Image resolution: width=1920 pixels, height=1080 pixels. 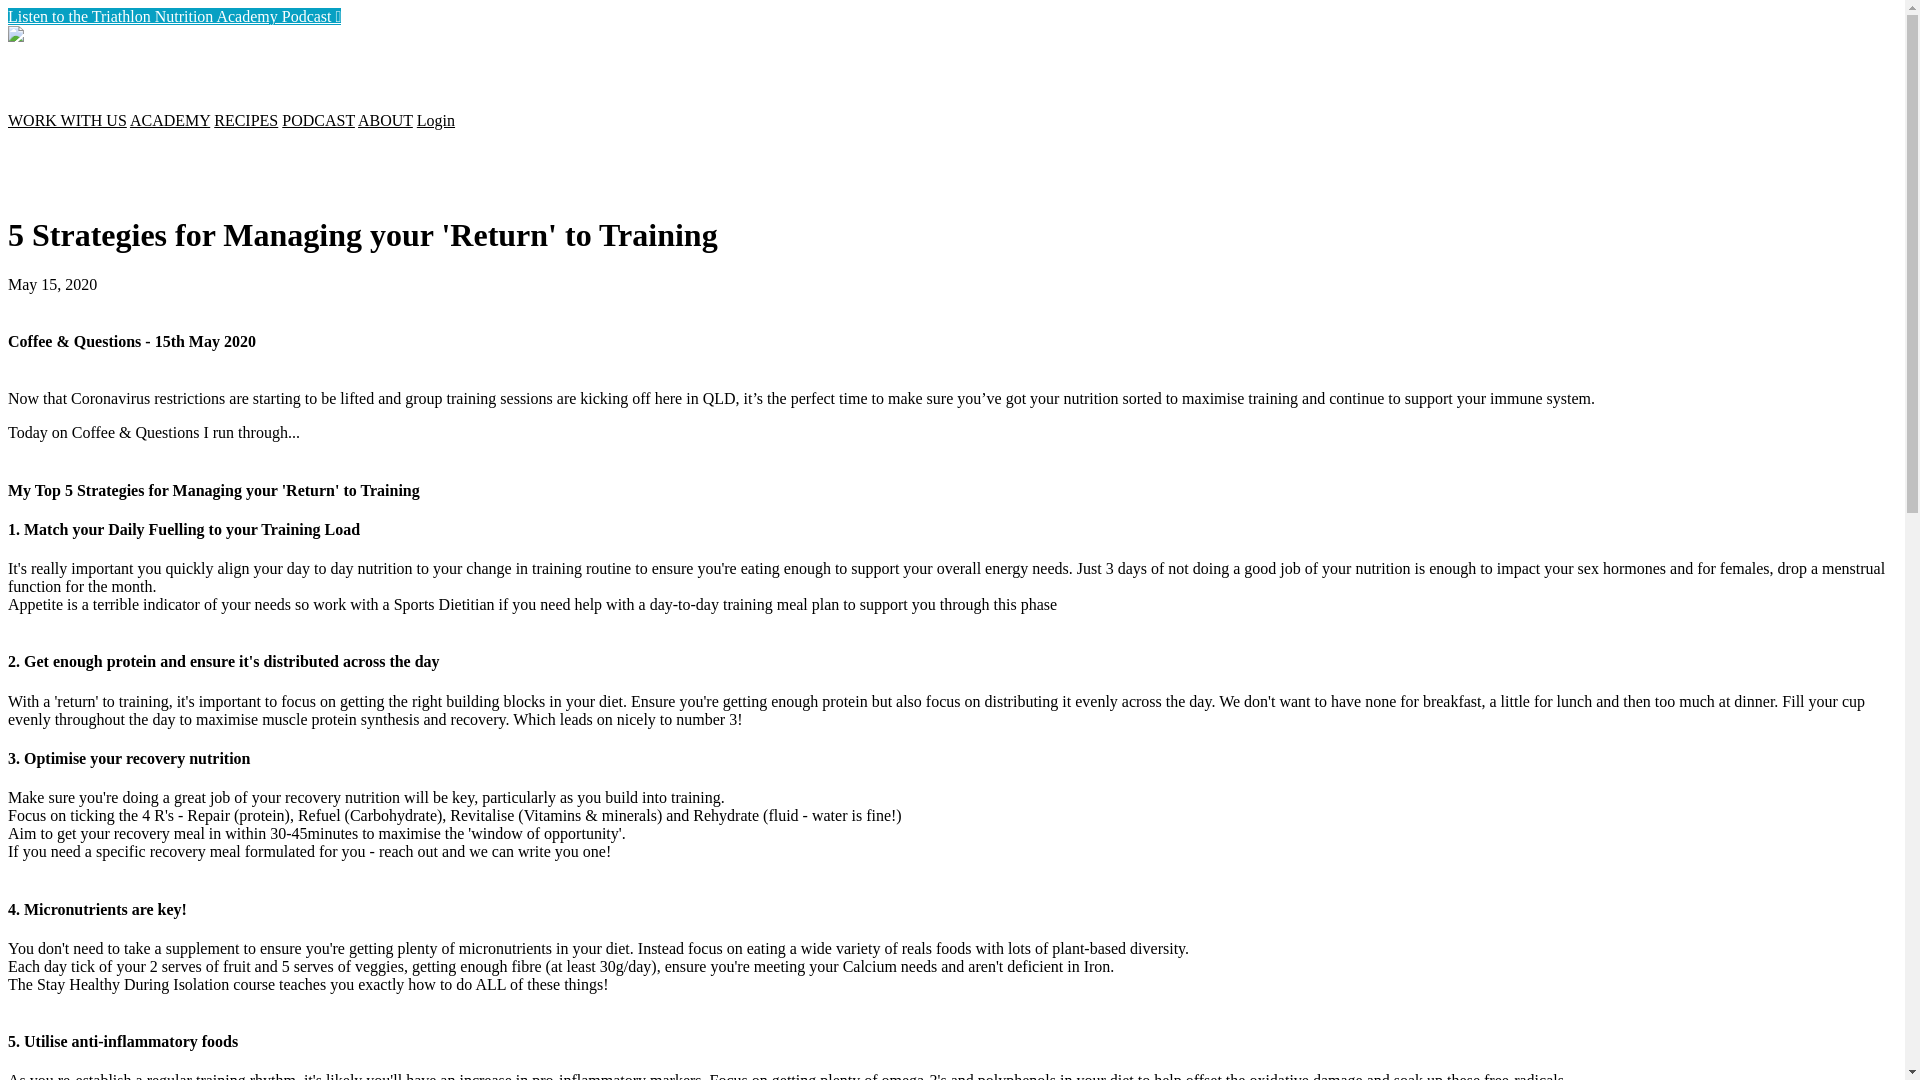 I want to click on 'WORK WITH US', so click(x=67, y=120).